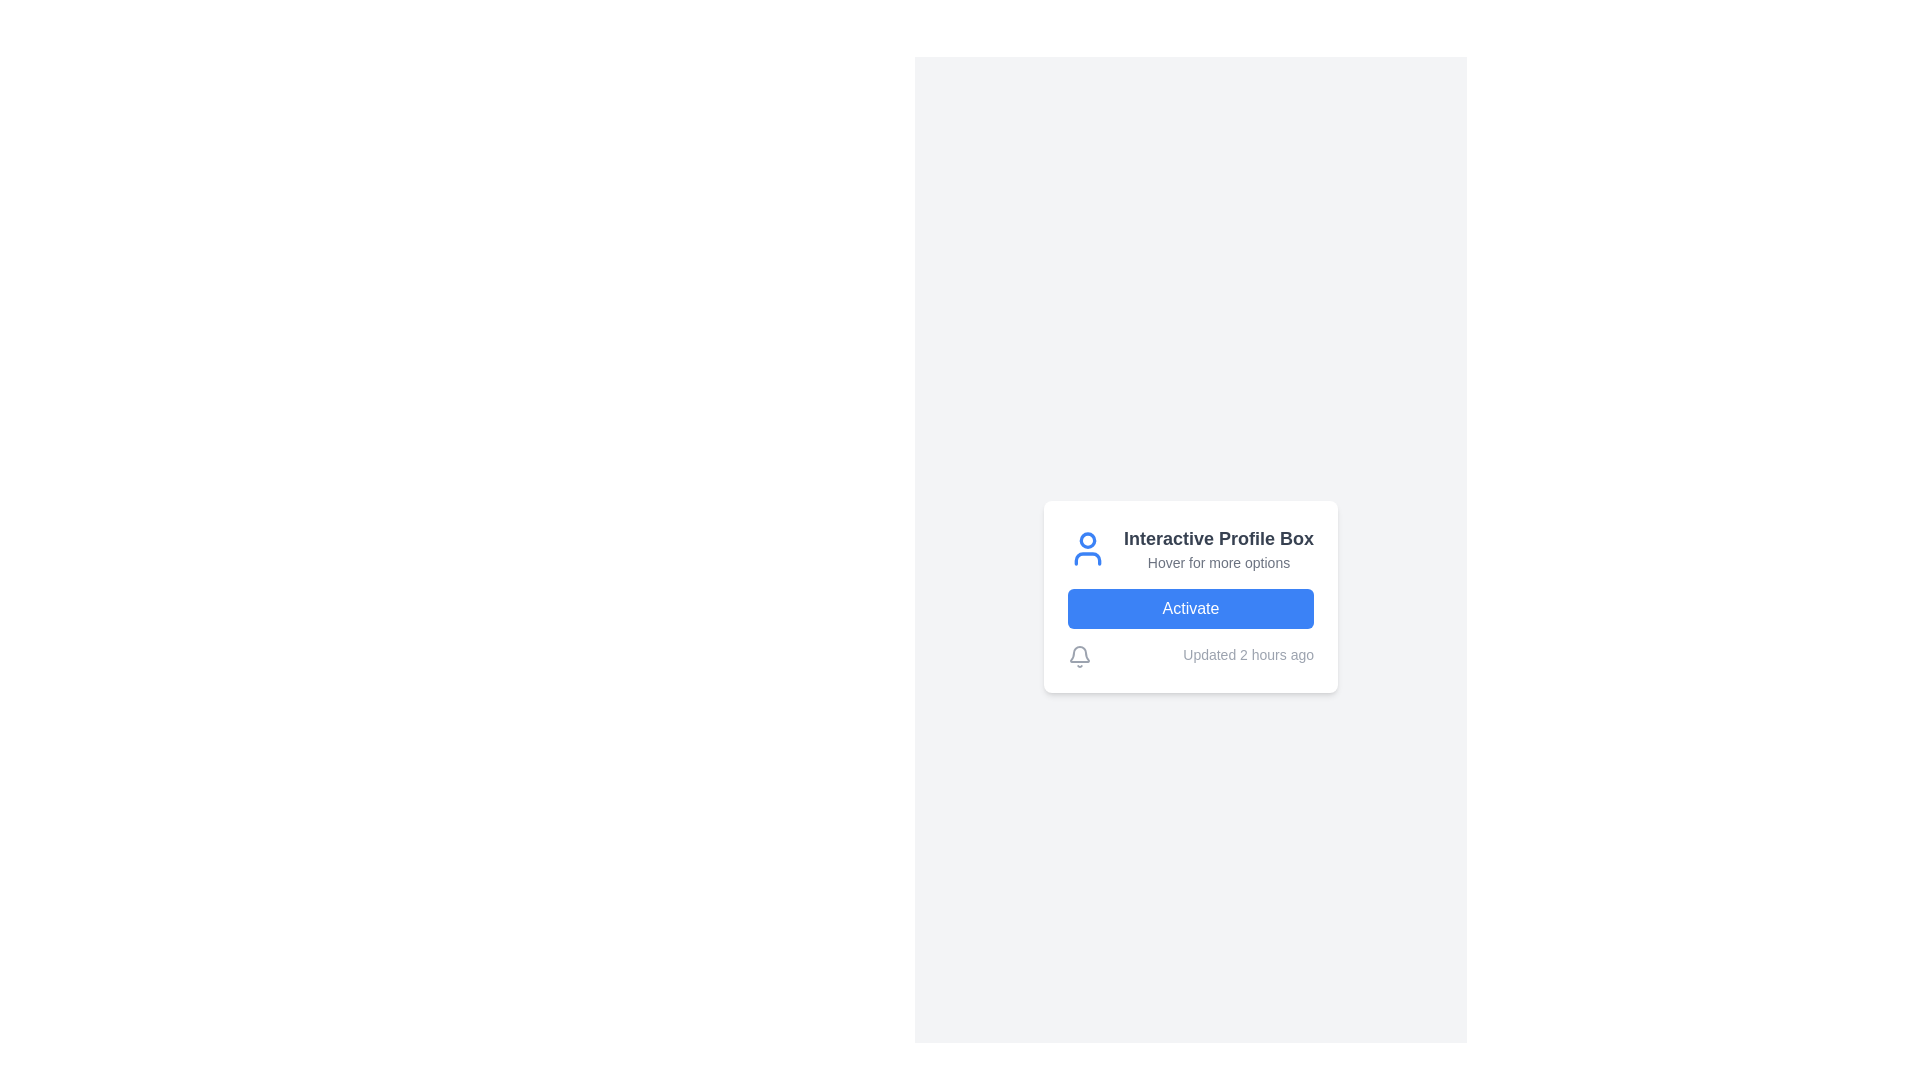 This screenshot has height=1080, width=1920. I want to click on the informational label located below the 'Interactive Profile Box' title, which indicates additional options accessible by hovering, so click(1218, 563).